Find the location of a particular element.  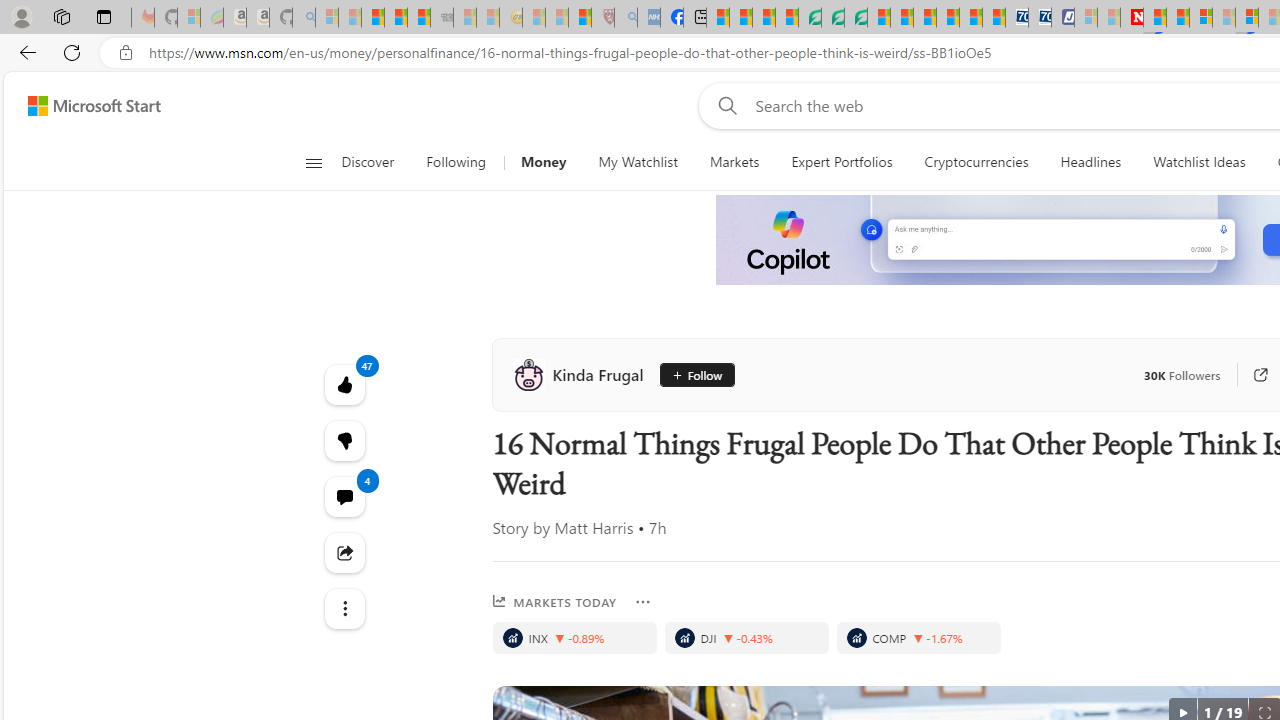

'Share this story' is located at coordinates (344, 552).